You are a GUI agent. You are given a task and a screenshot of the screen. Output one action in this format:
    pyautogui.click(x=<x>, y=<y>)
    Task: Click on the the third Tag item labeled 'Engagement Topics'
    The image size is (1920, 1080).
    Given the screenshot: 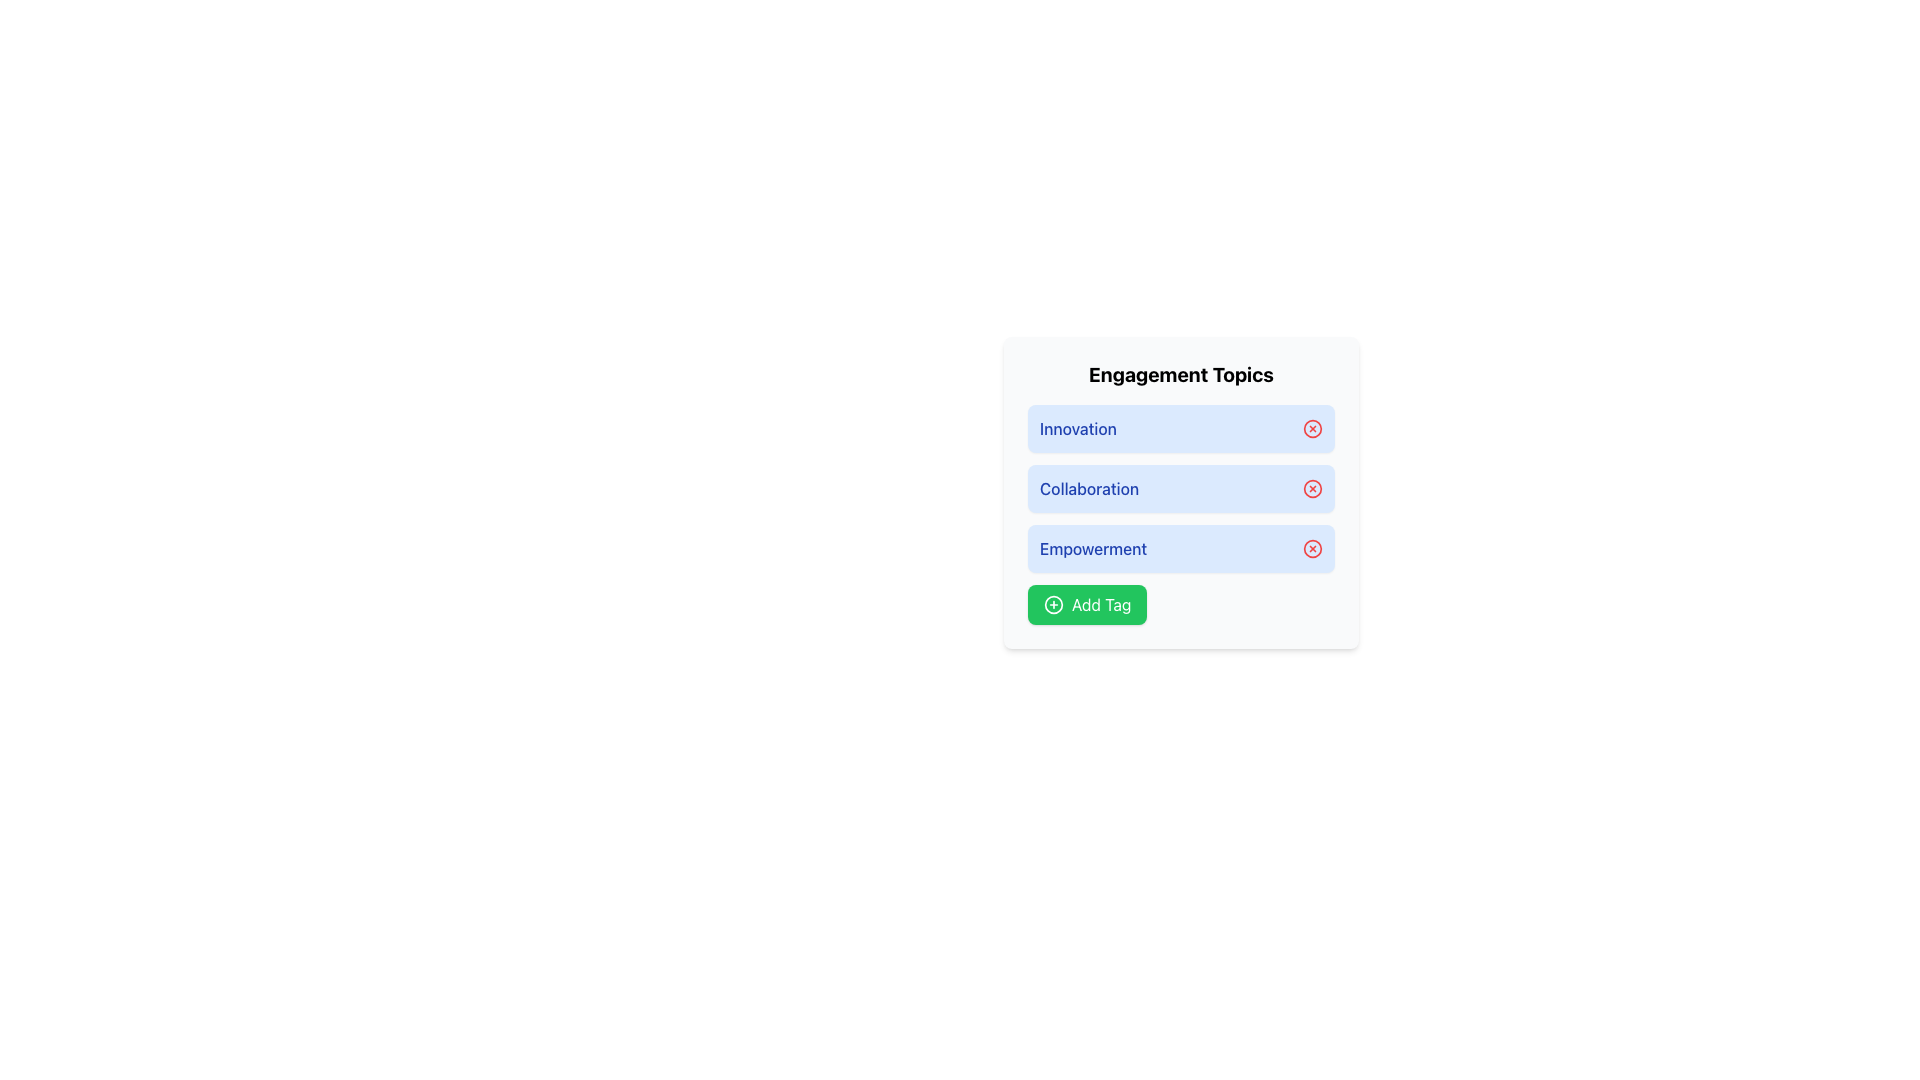 What is the action you would take?
    pyautogui.click(x=1181, y=548)
    